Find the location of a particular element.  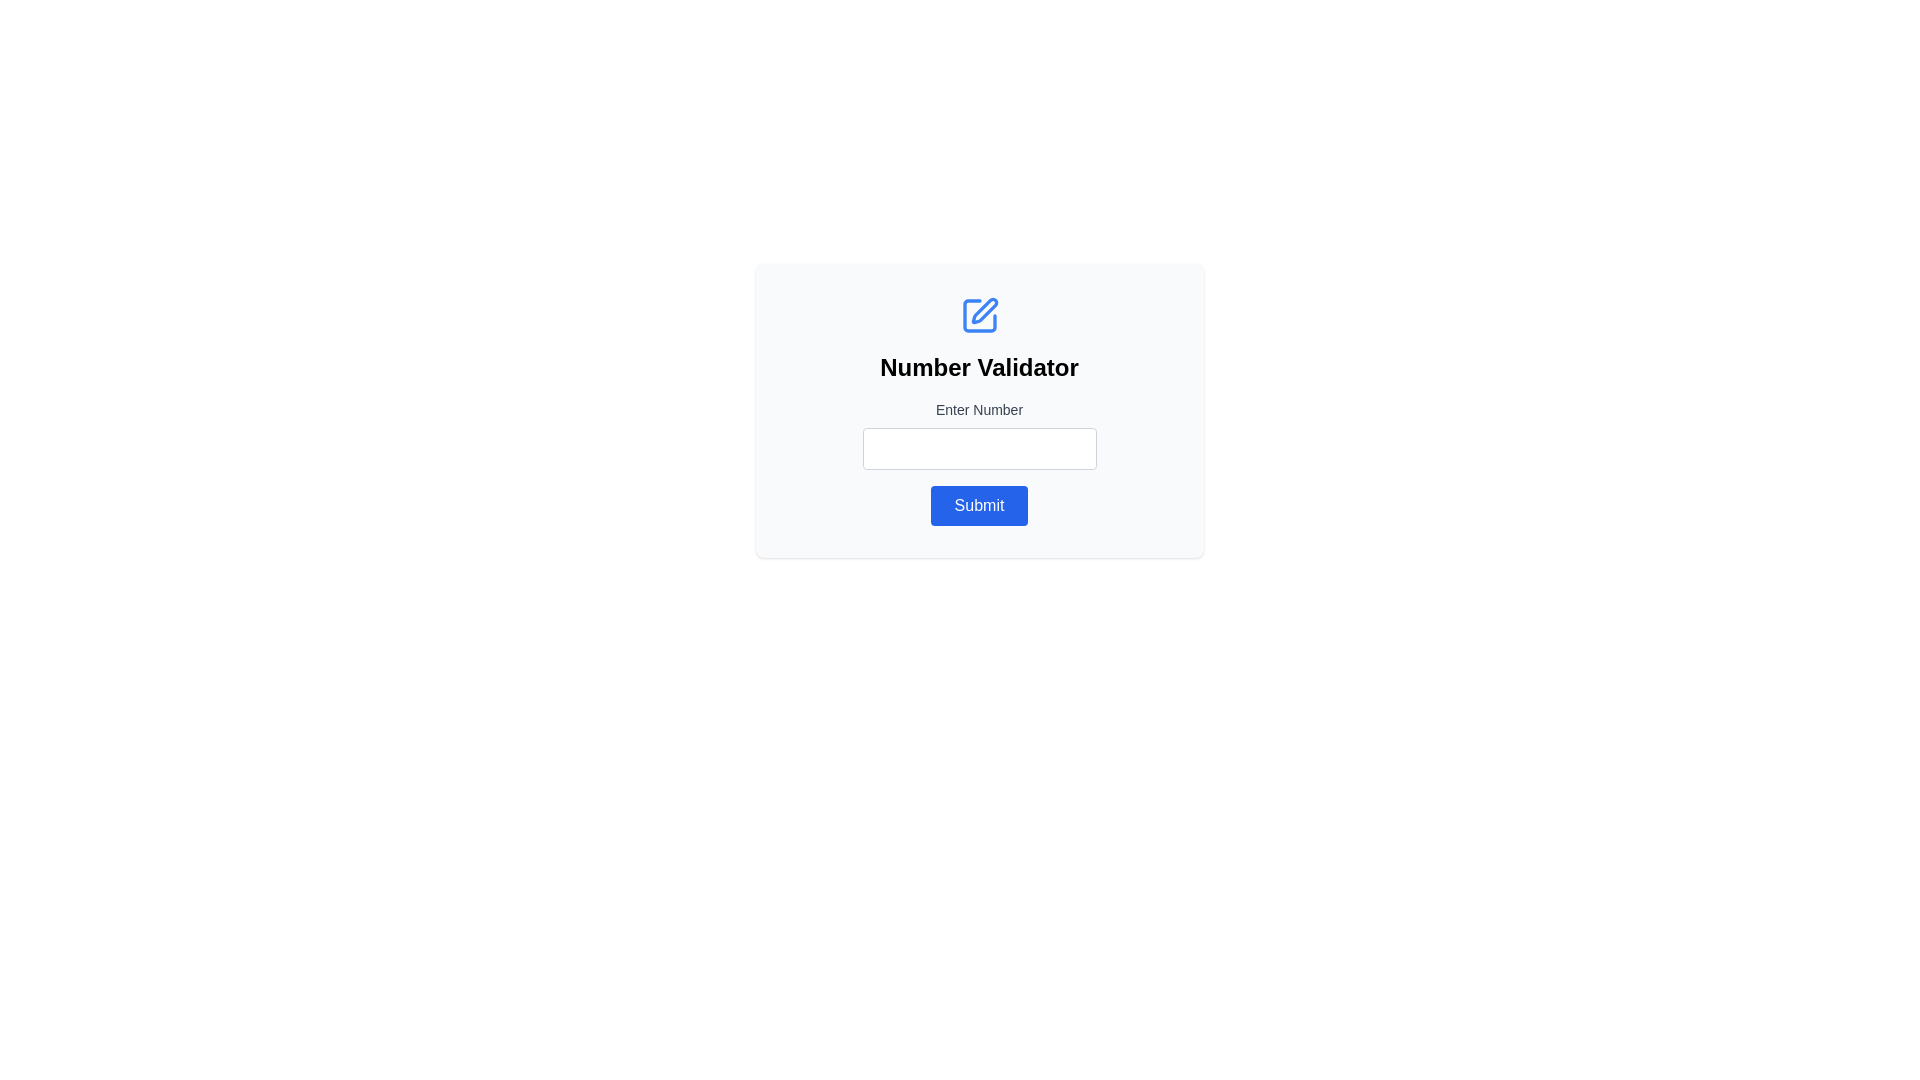

the labeled input field for numeric data entry located in the central region of the 'Number Validator' dialog box to focus on it is located at coordinates (979, 434).